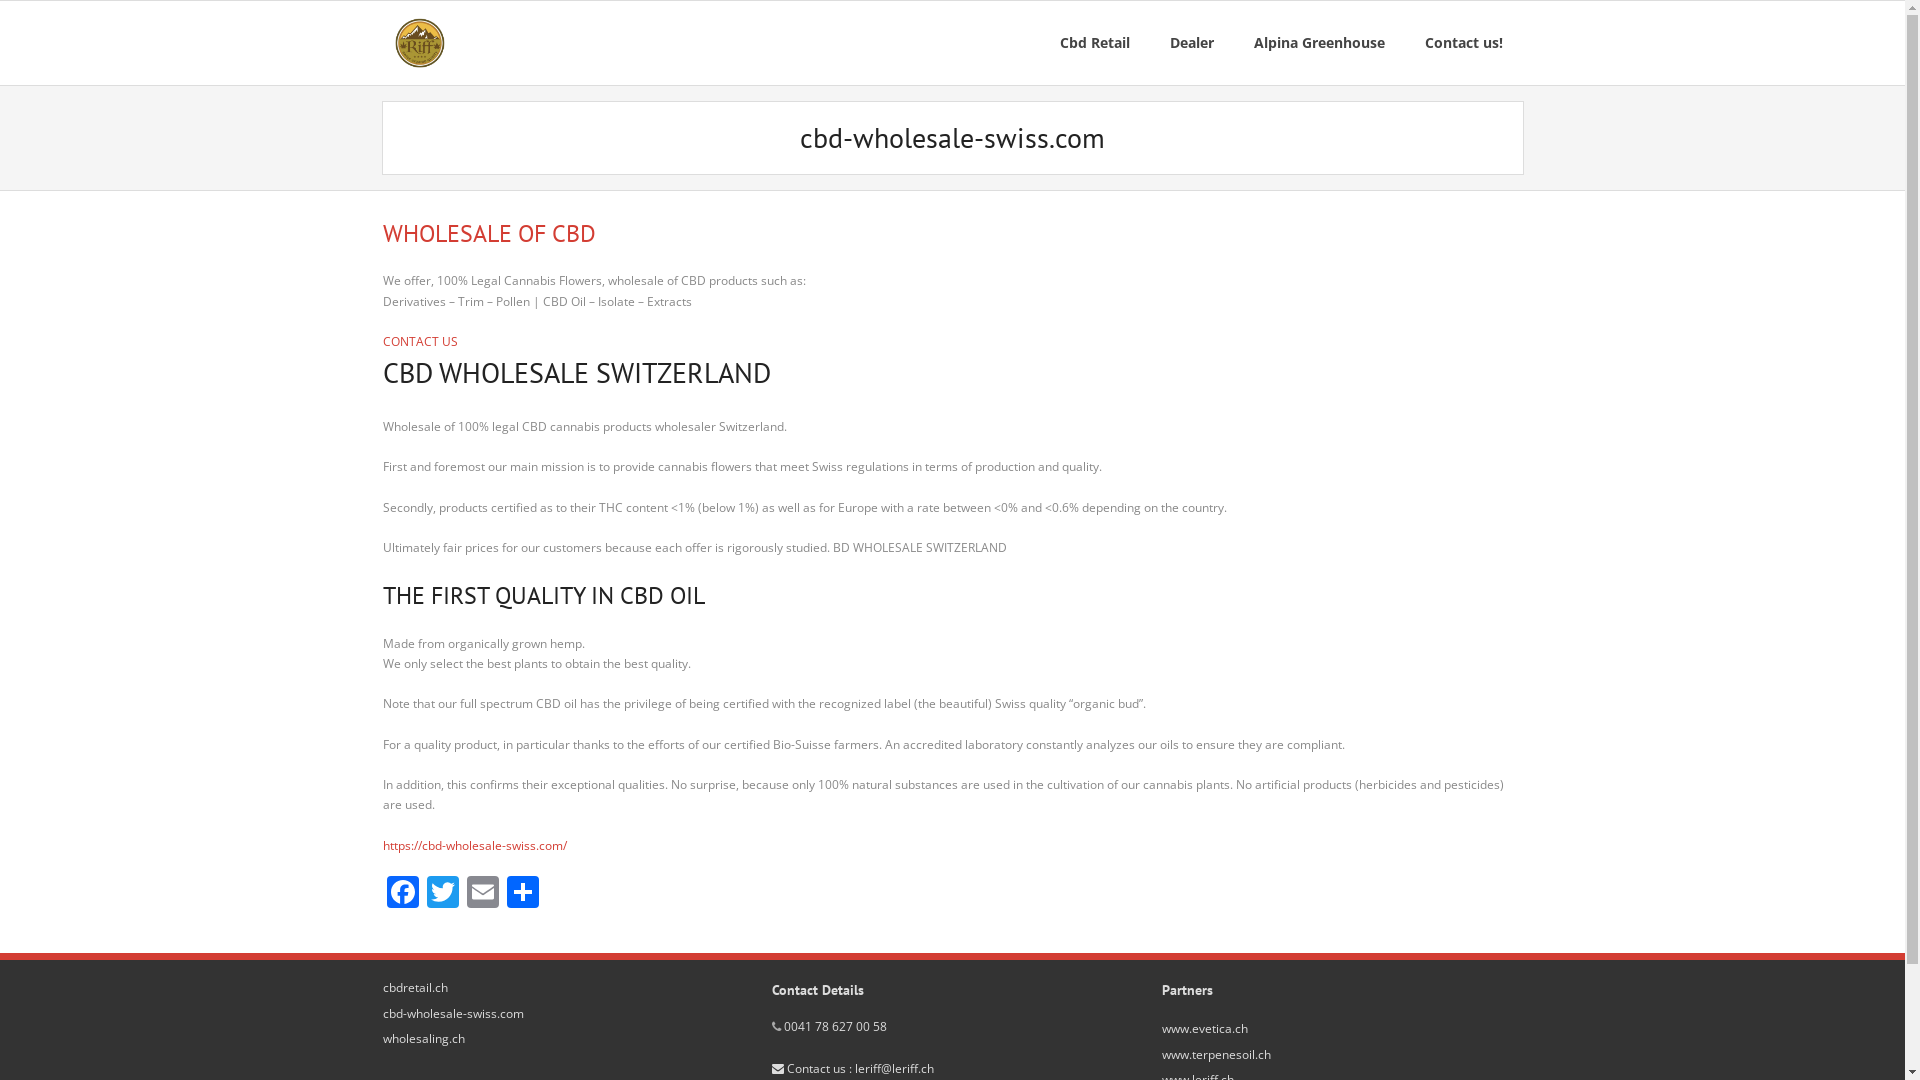 This screenshot has width=1920, height=1080. Describe the element at coordinates (473, 845) in the screenshot. I see `'https://cbd-wholesale-swiss.com/'` at that location.